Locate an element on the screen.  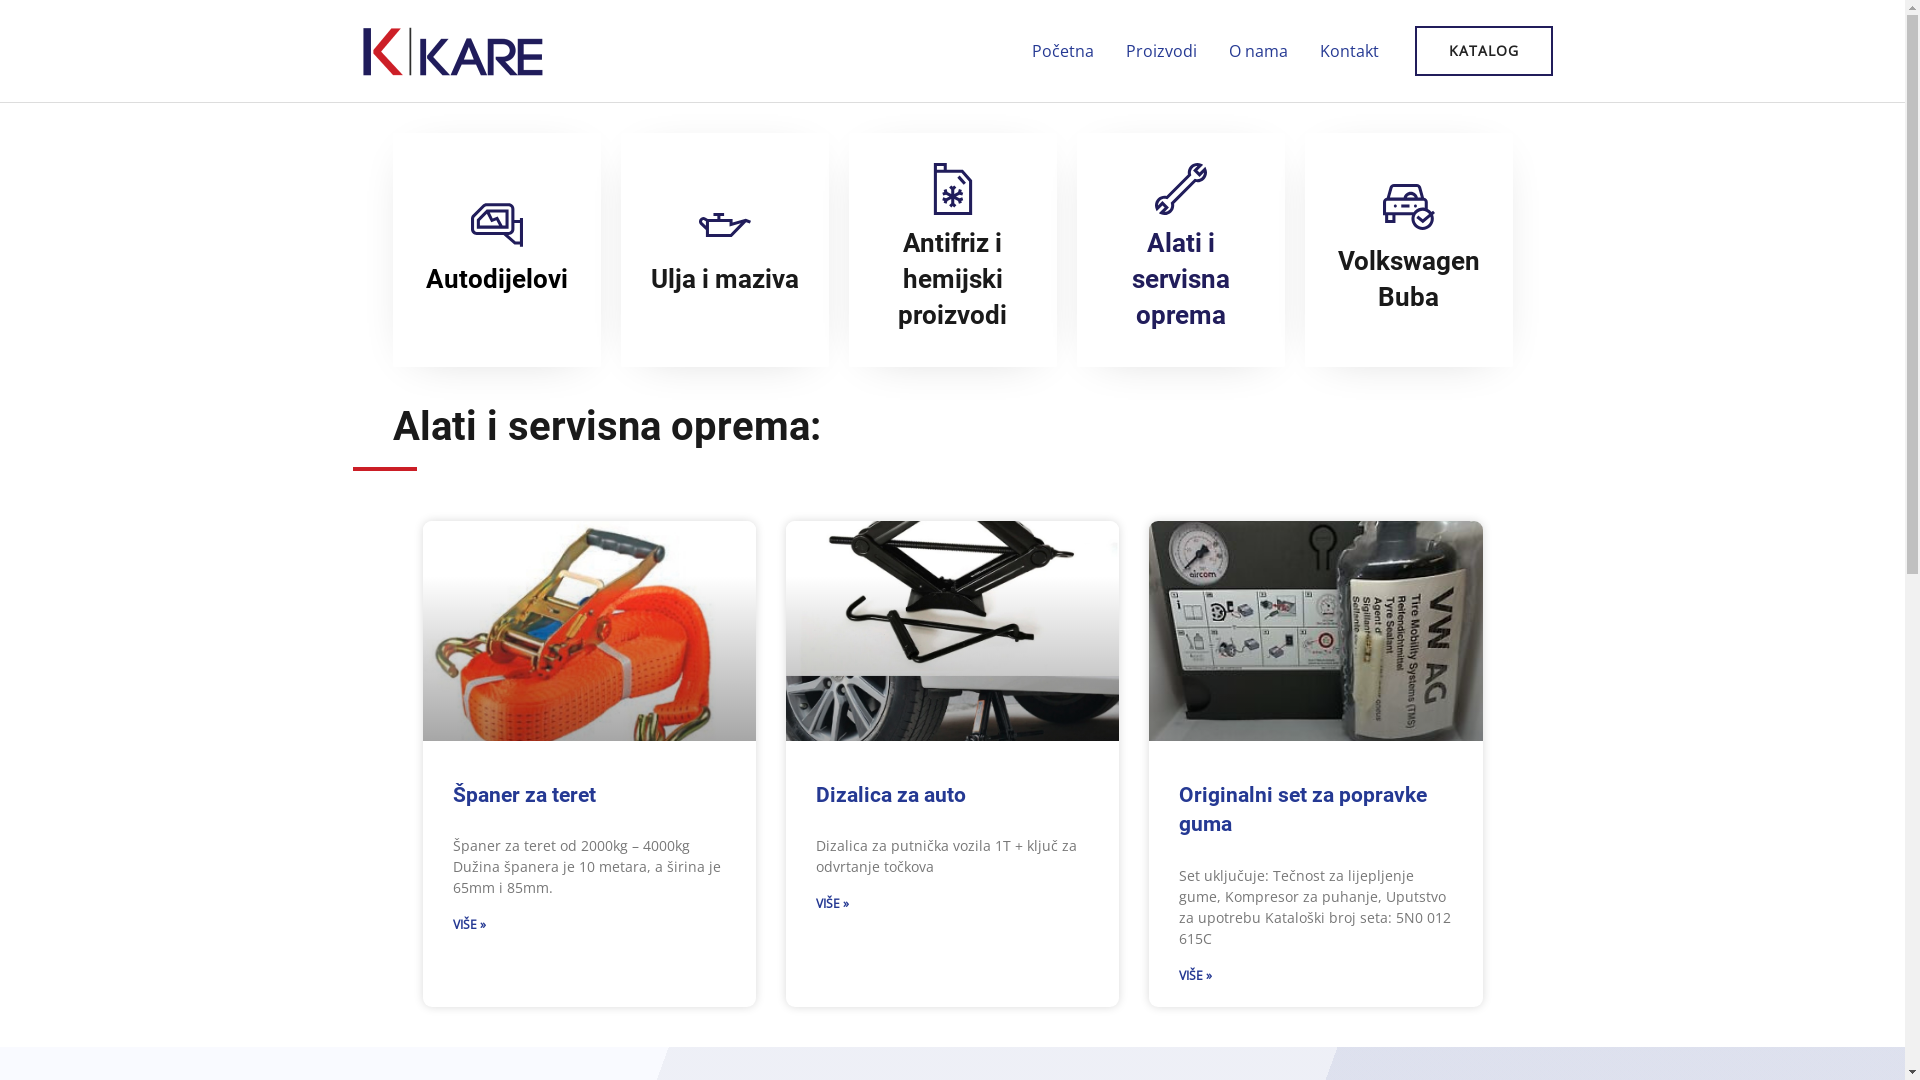
'KATALOG' is located at coordinates (1413, 49).